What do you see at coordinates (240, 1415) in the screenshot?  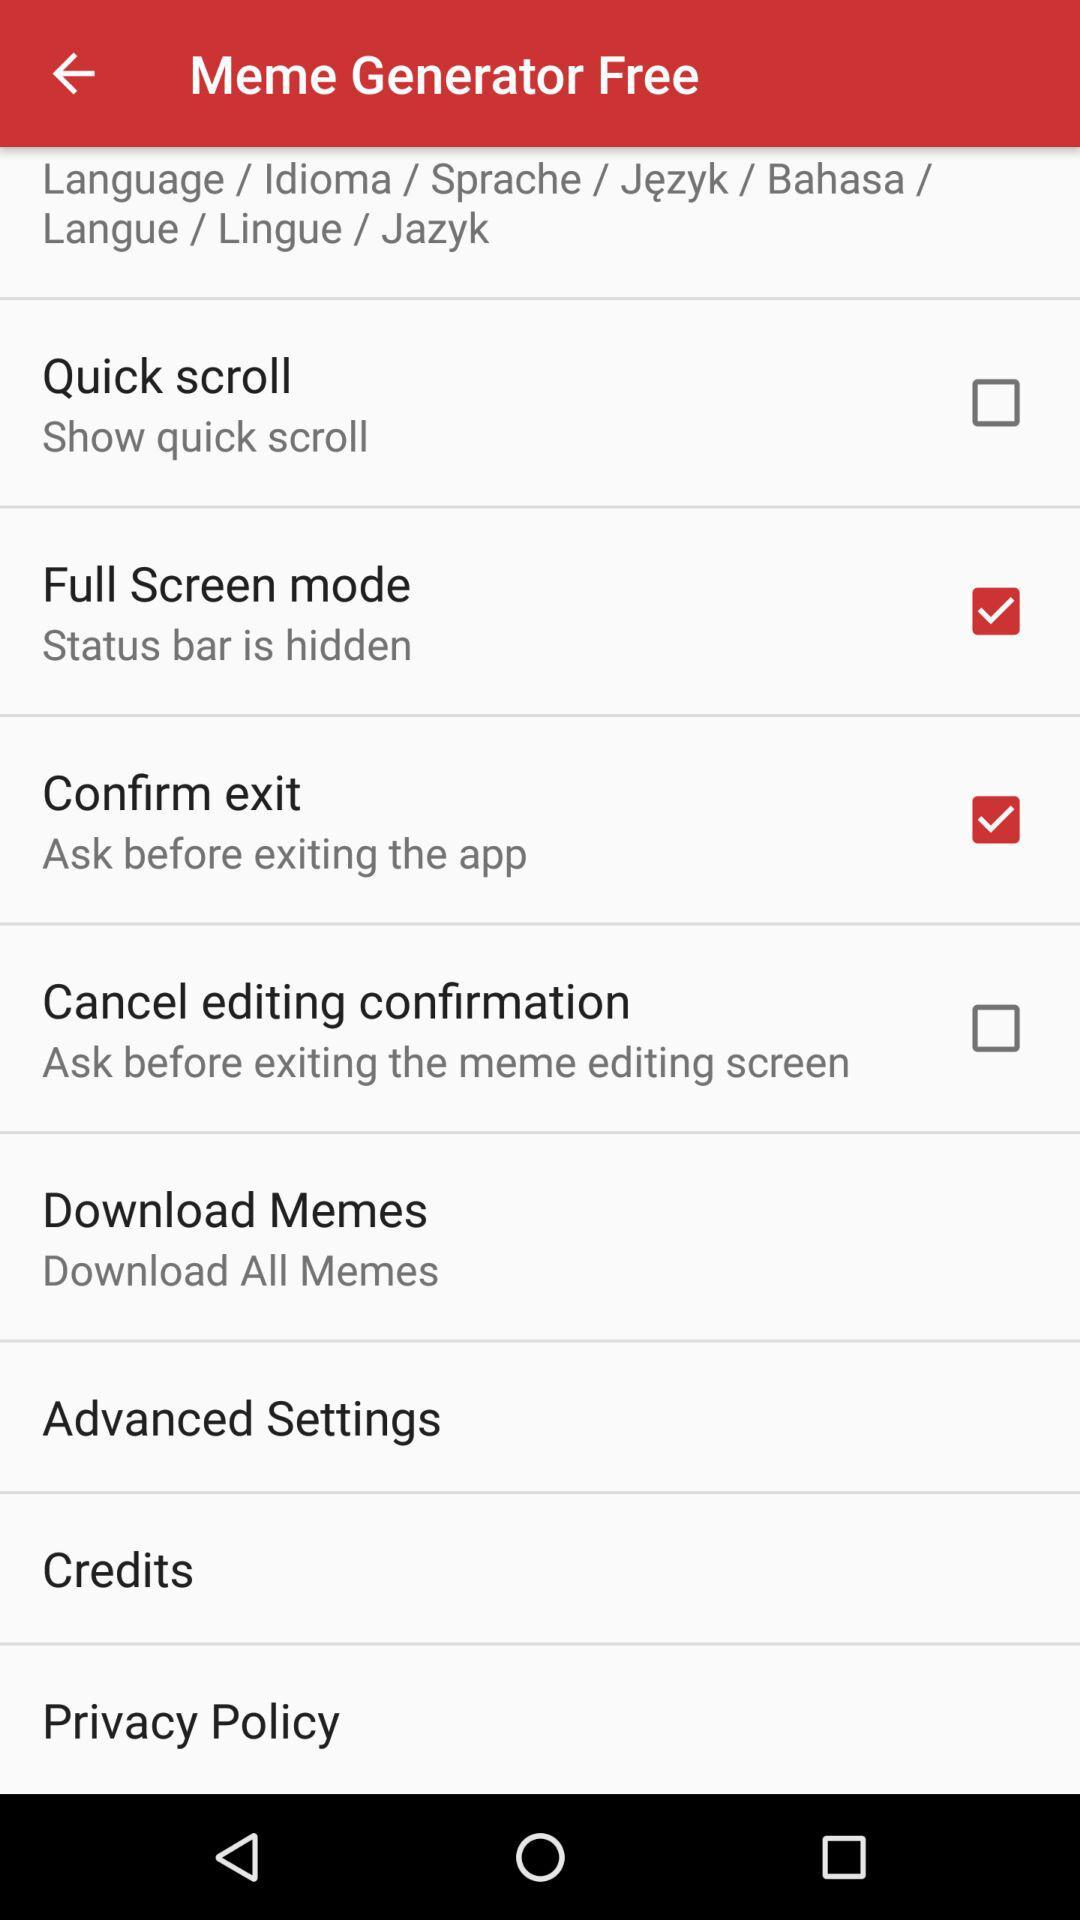 I see `the item below download all memes icon` at bounding box center [240, 1415].